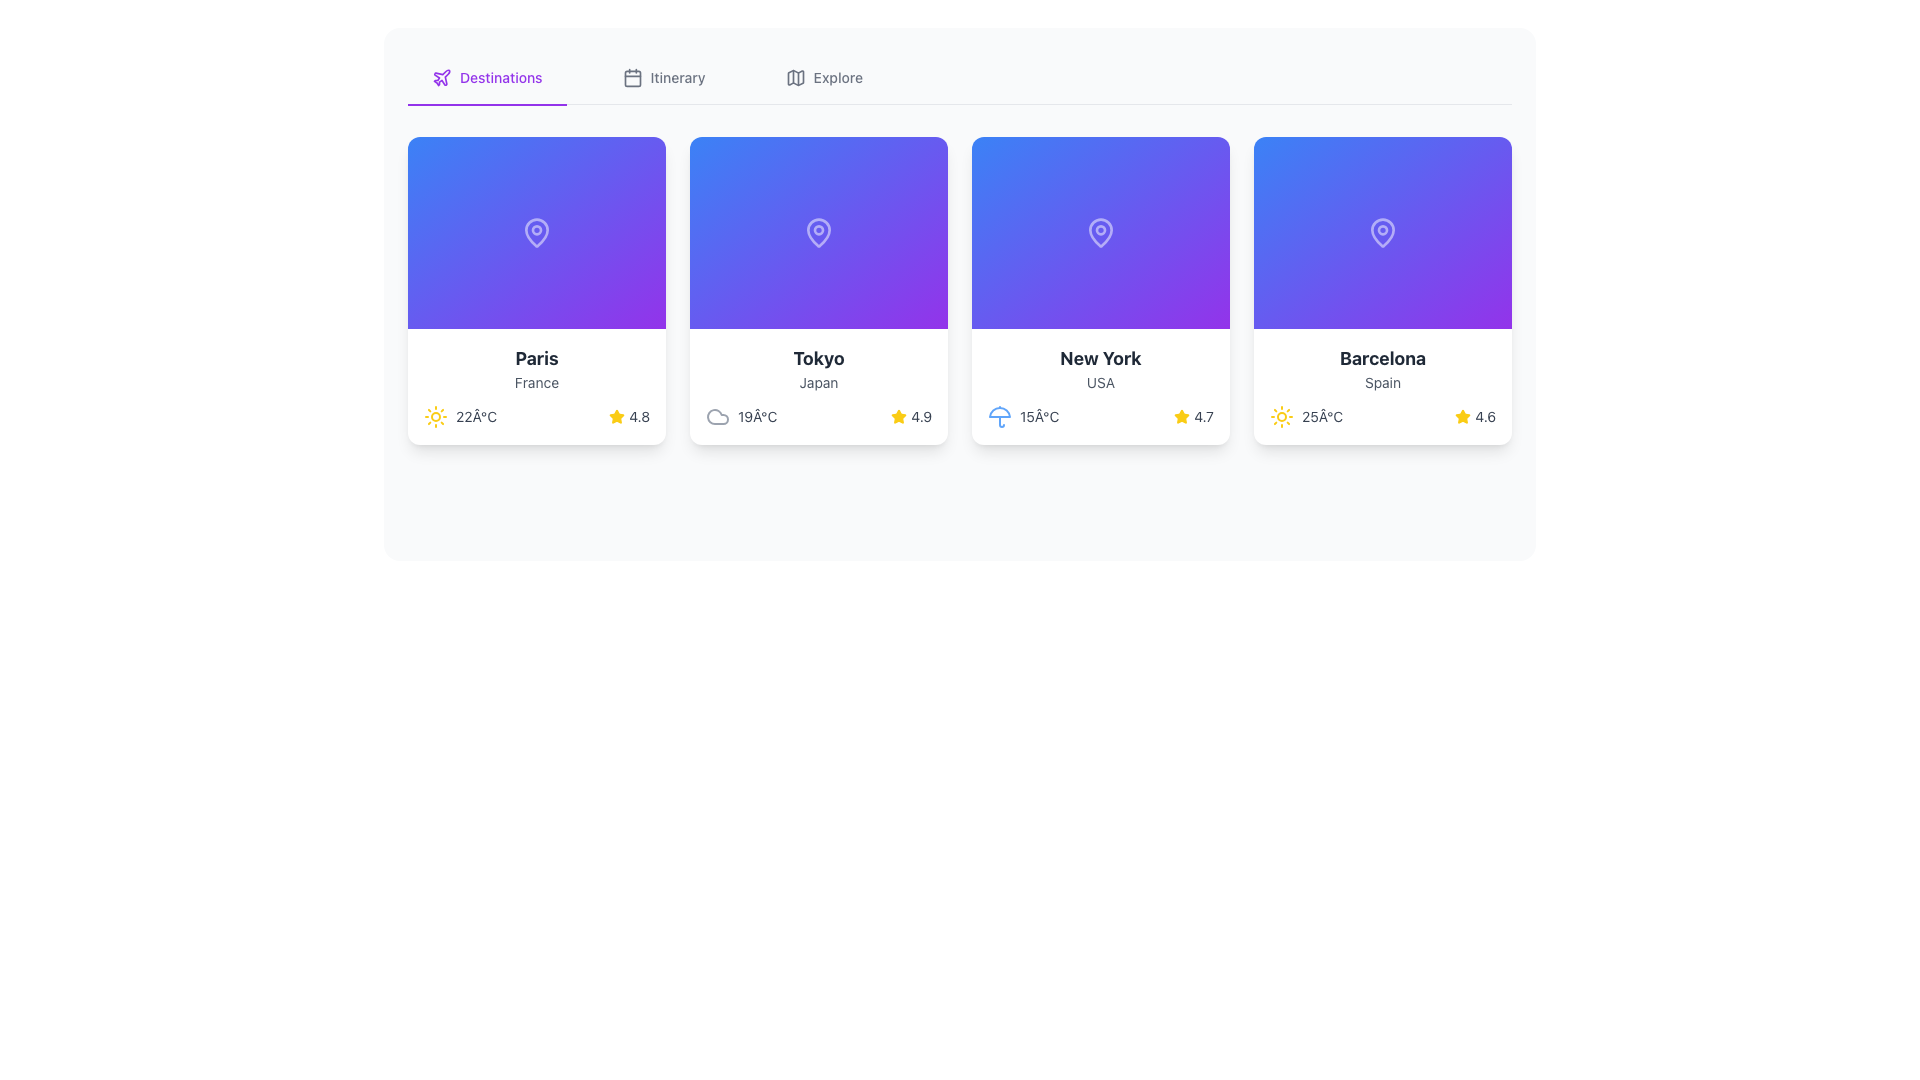 Image resolution: width=1920 pixels, height=1080 pixels. What do you see at coordinates (1381, 382) in the screenshot?
I see `text label displaying 'Spain' in gray color, located beneath the city name in the card for Barcelona, by clicking on its center` at bounding box center [1381, 382].